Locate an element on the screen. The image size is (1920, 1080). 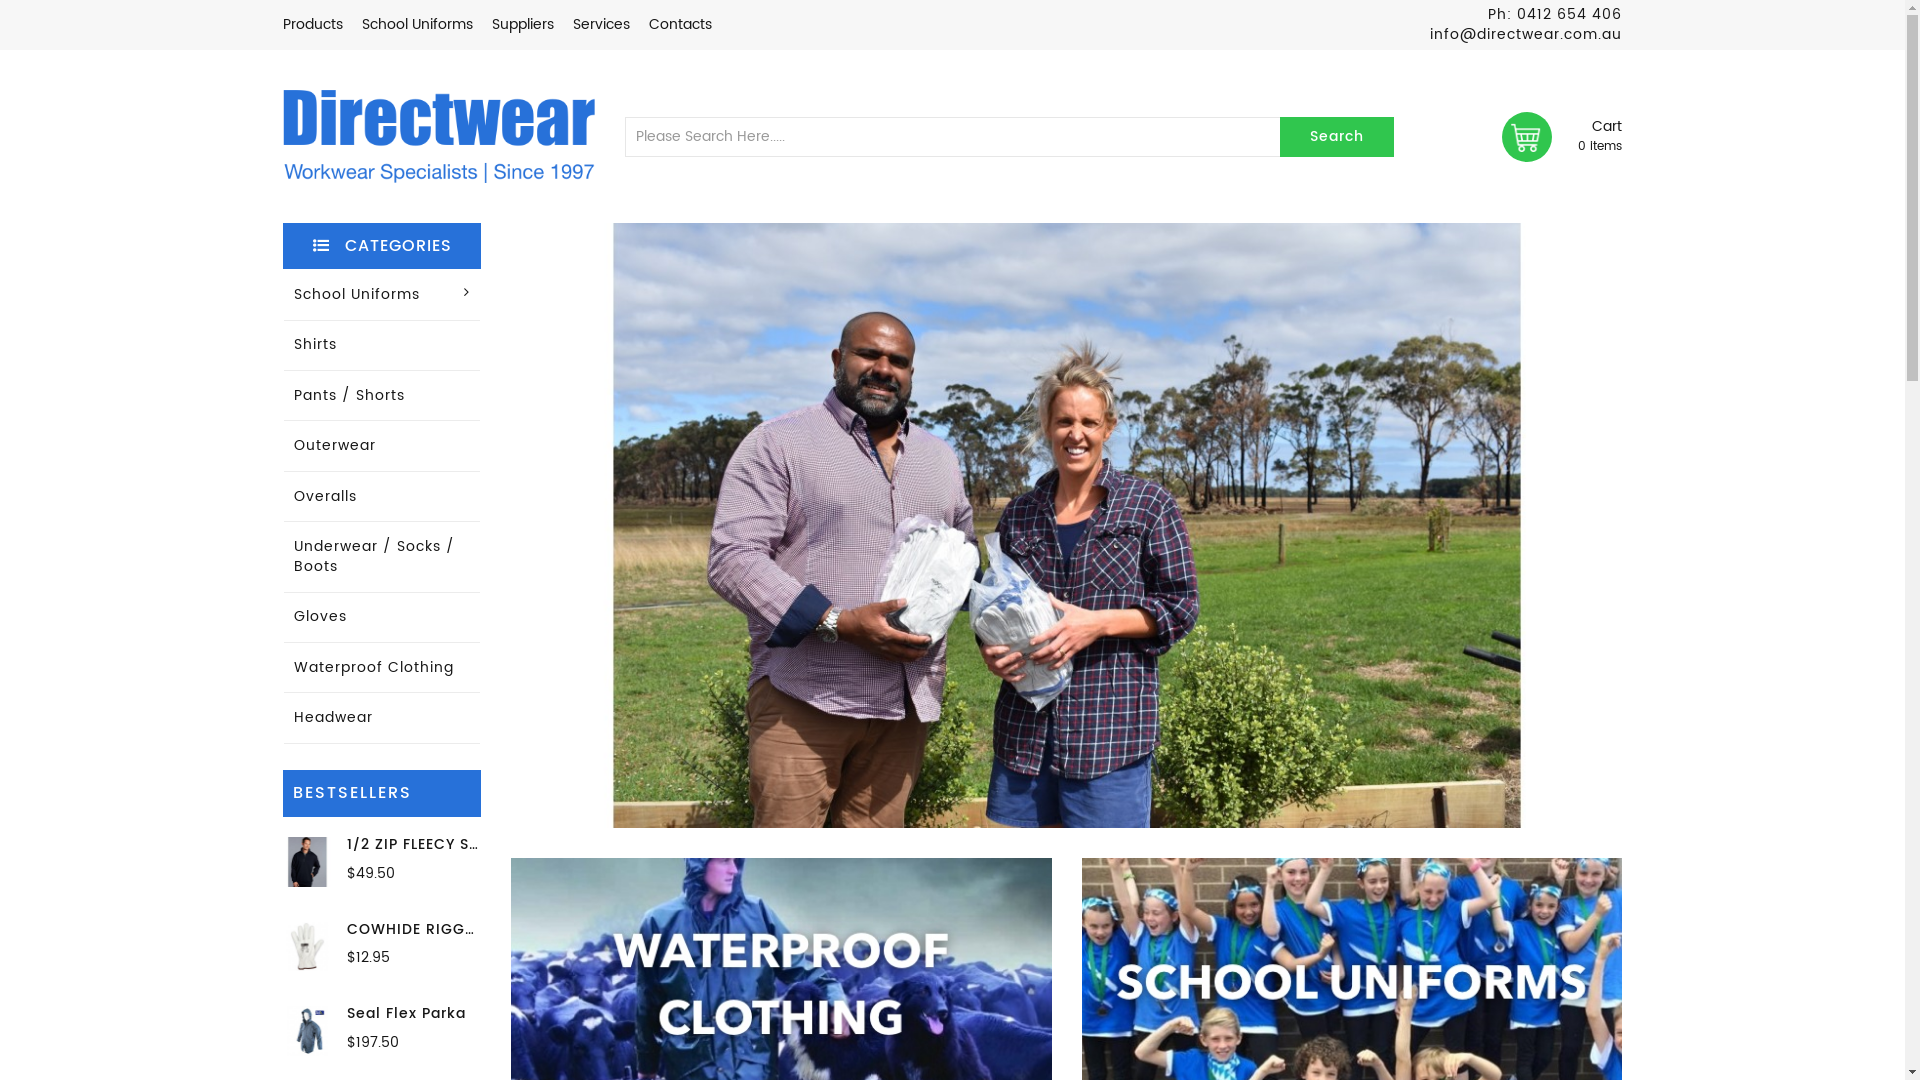
'Search' is located at coordinates (1280, 136).